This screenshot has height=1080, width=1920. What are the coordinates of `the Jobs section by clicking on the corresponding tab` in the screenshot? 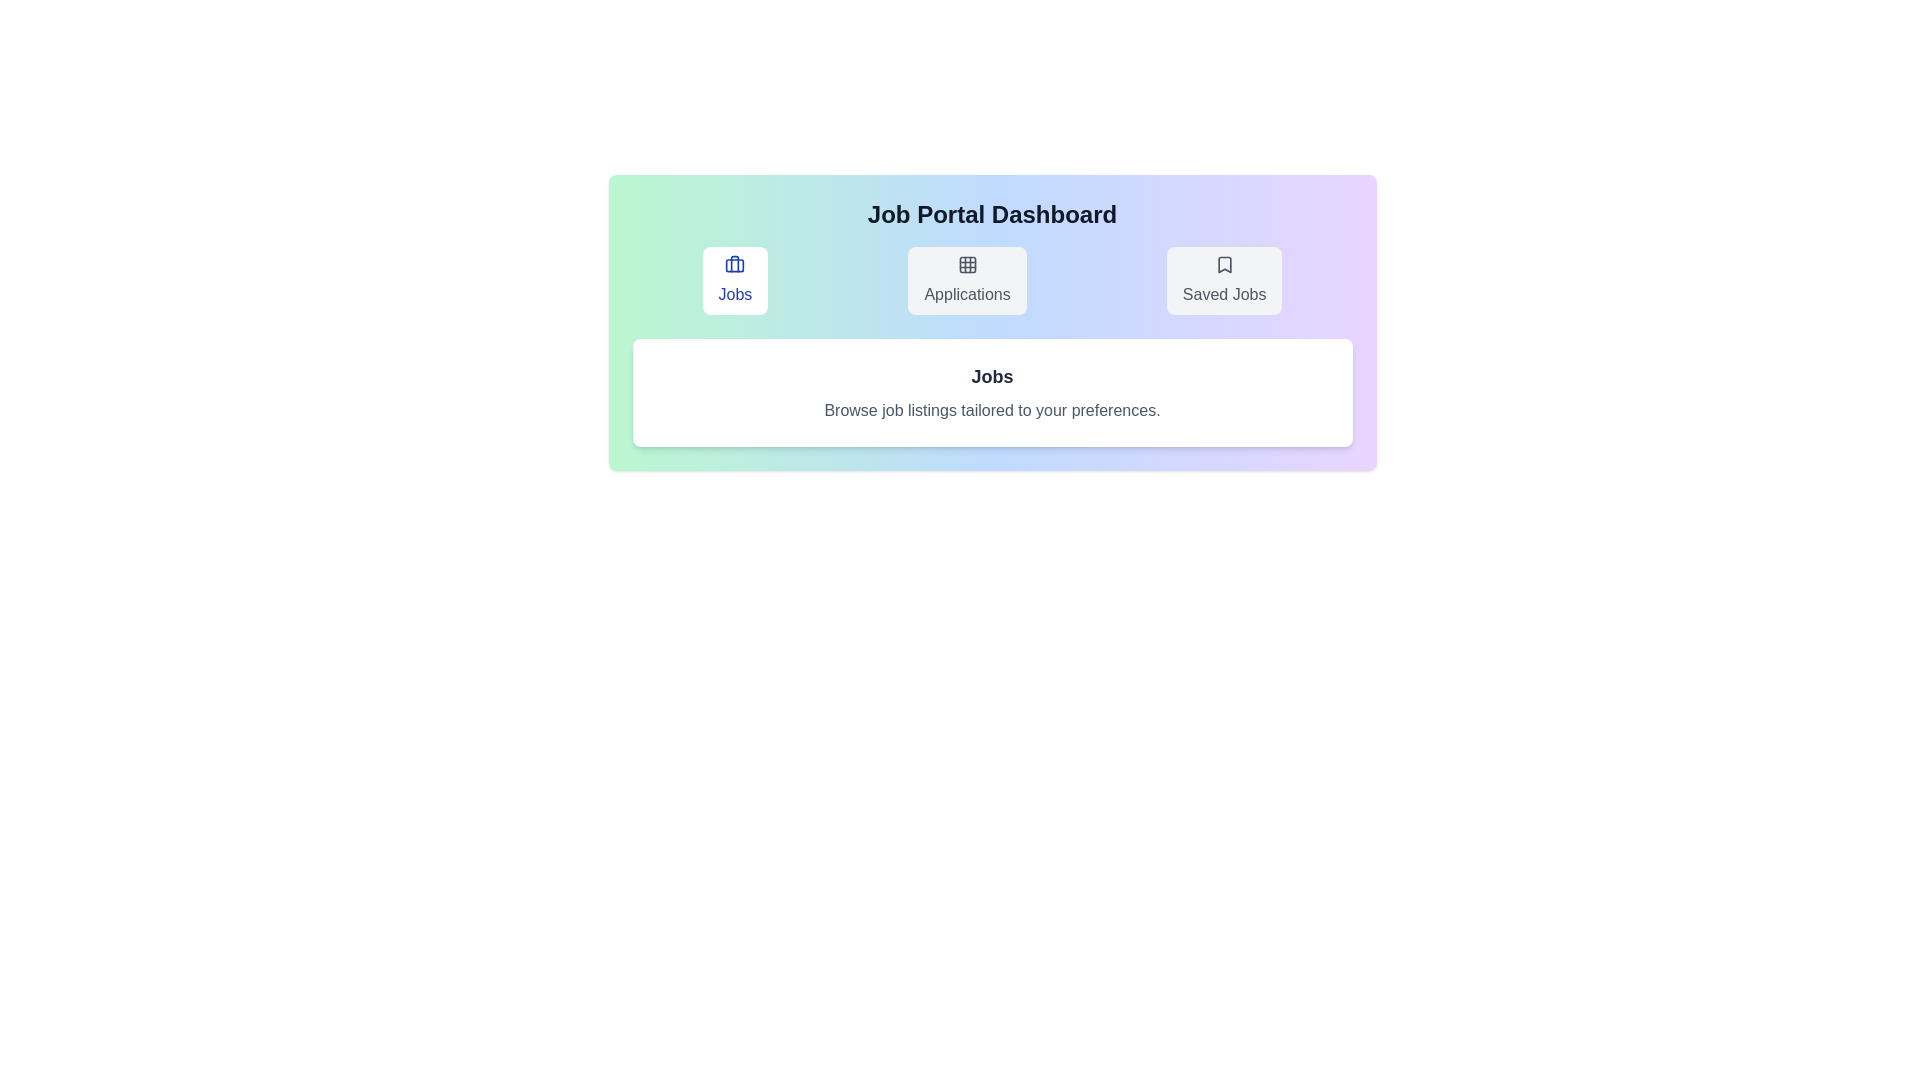 It's located at (734, 281).